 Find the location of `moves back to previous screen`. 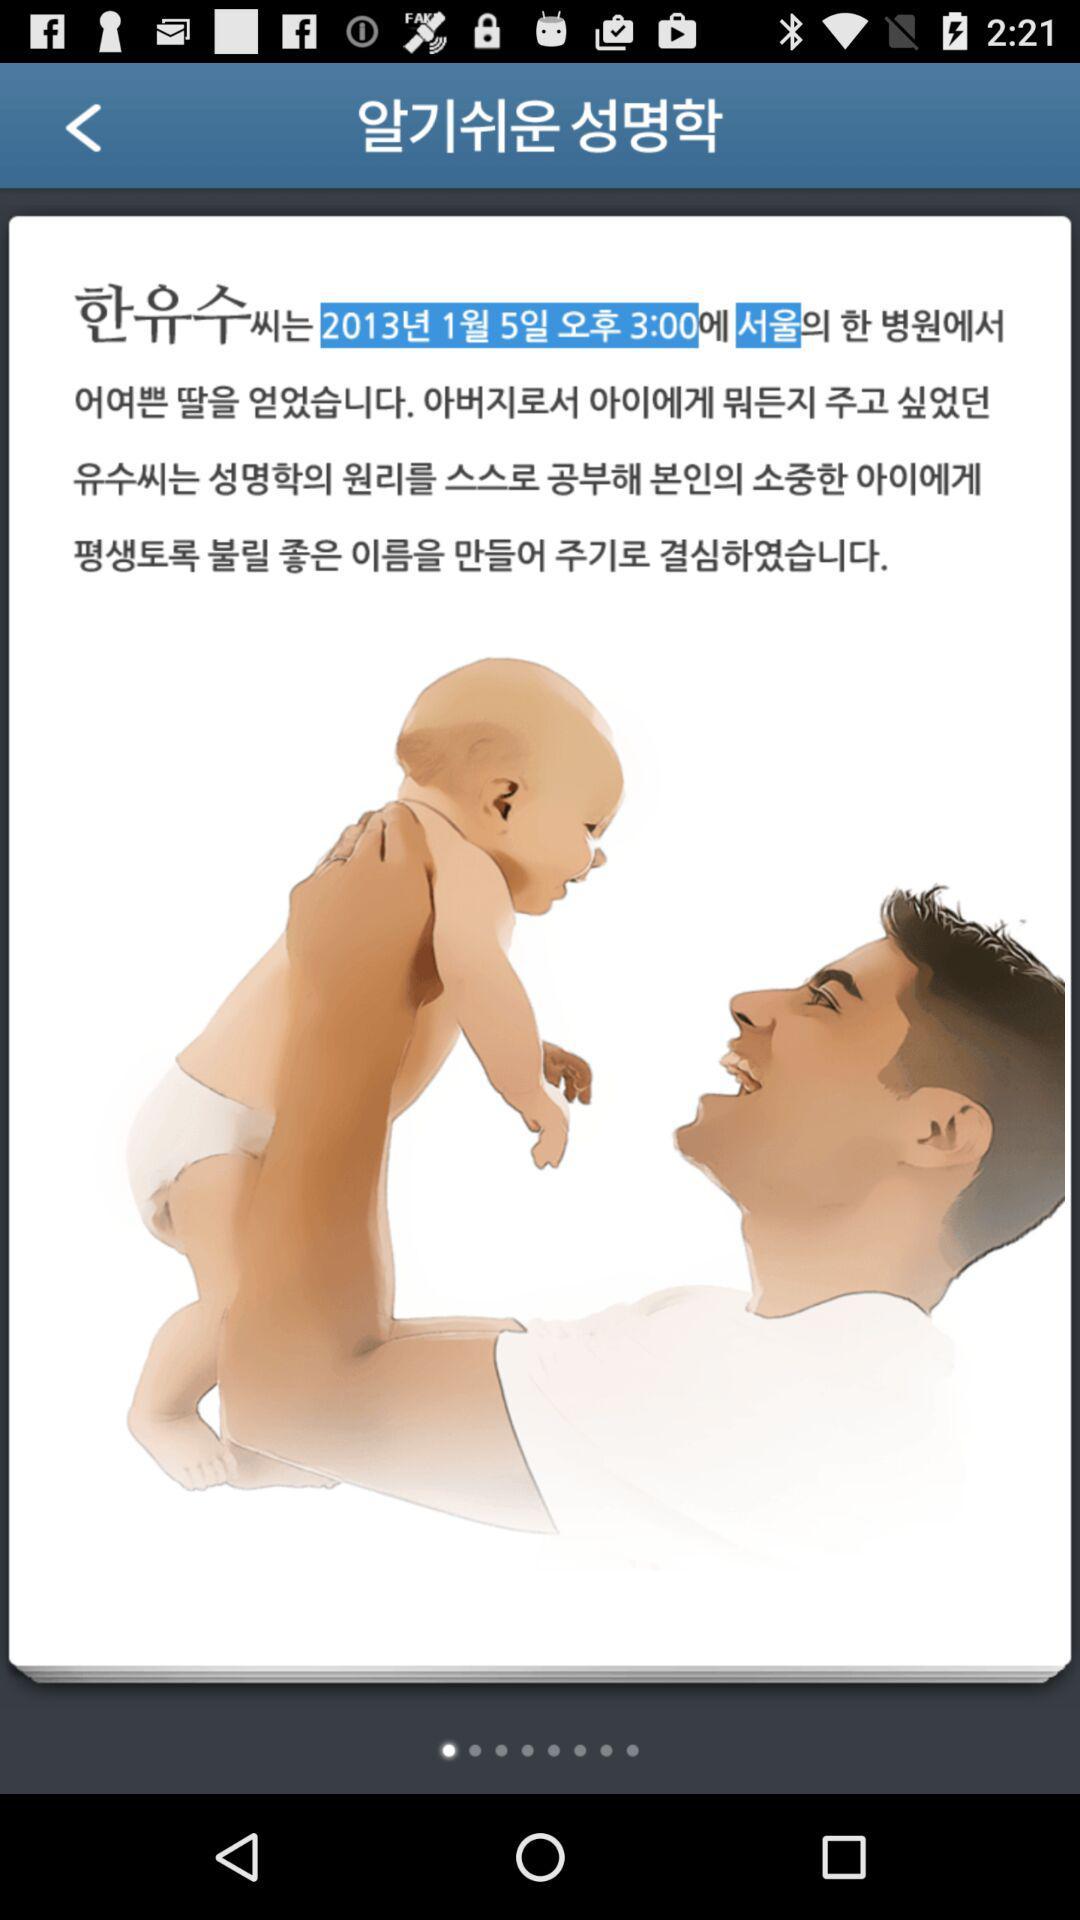

moves back to previous screen is located at coordinates (108, 132).